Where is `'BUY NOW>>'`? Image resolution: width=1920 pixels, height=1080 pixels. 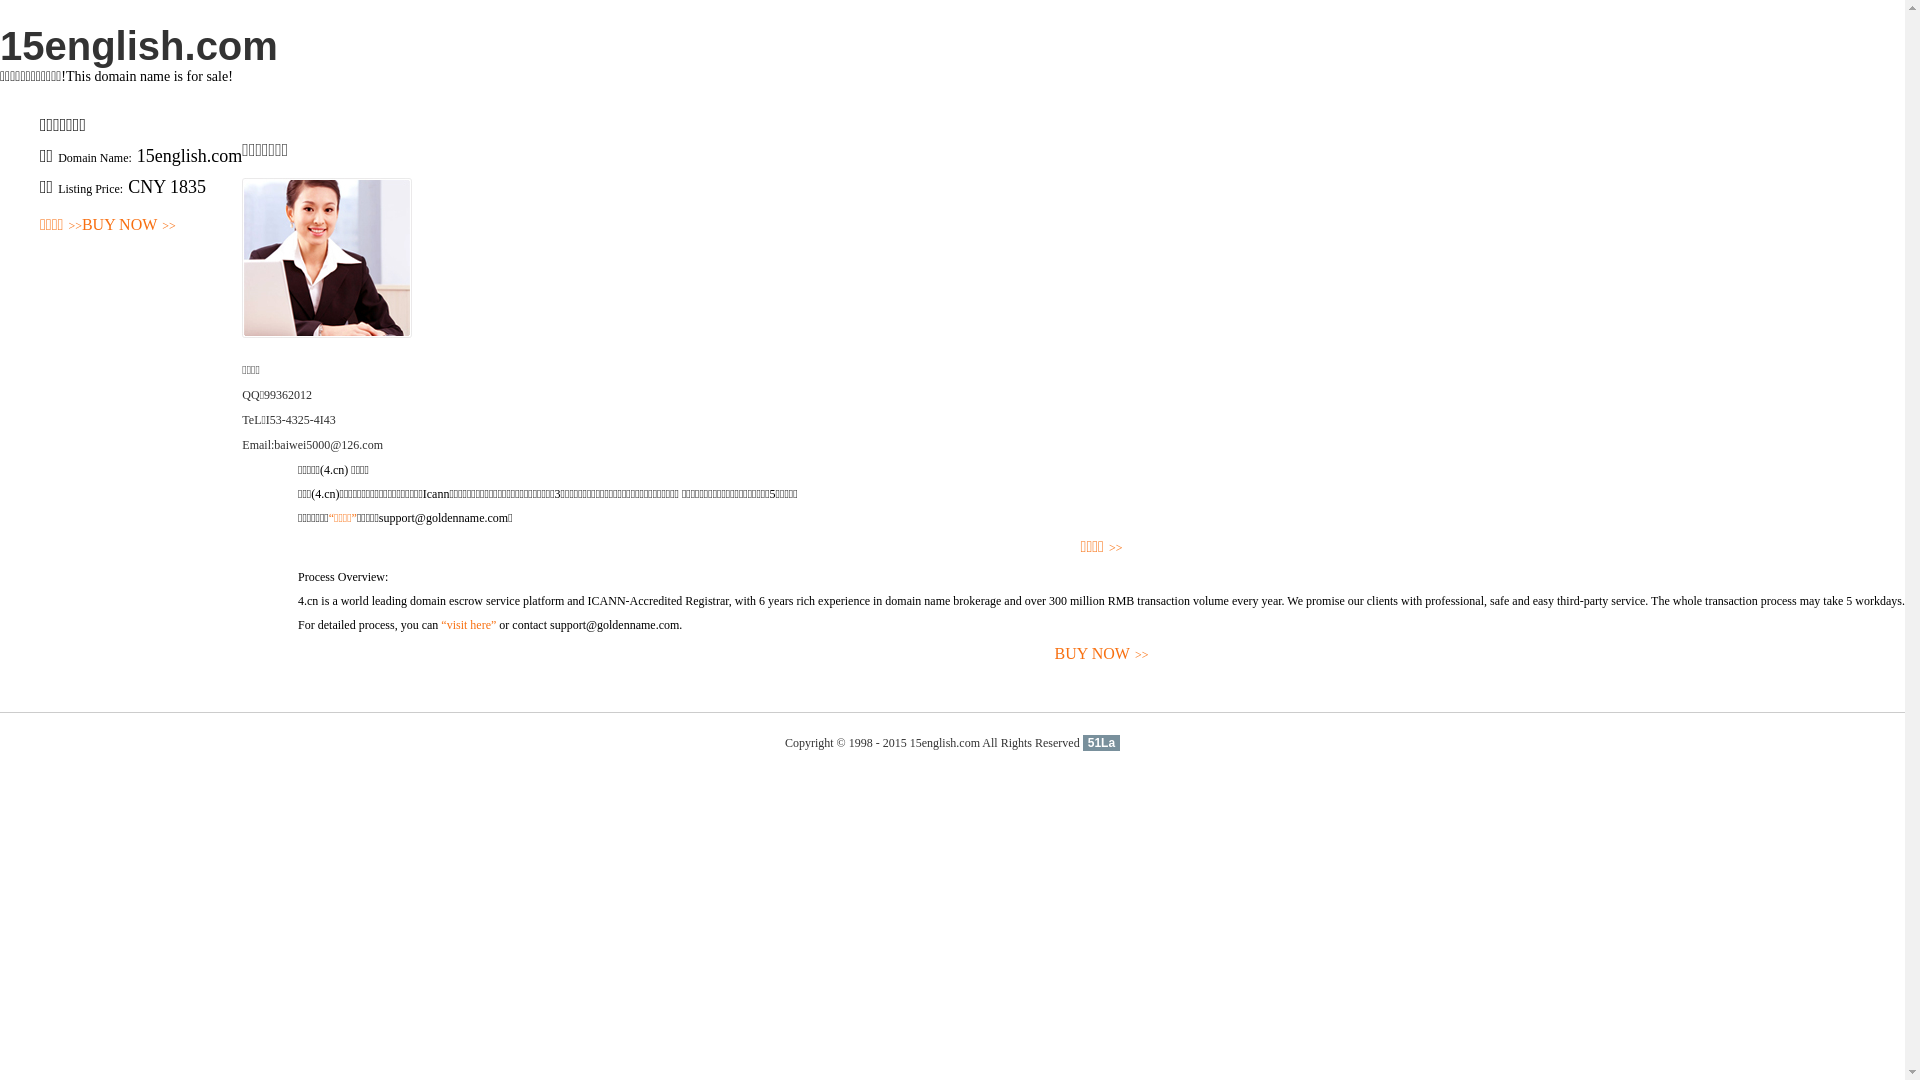
'BUY NOW>>' is located at coordinates (128, 225).